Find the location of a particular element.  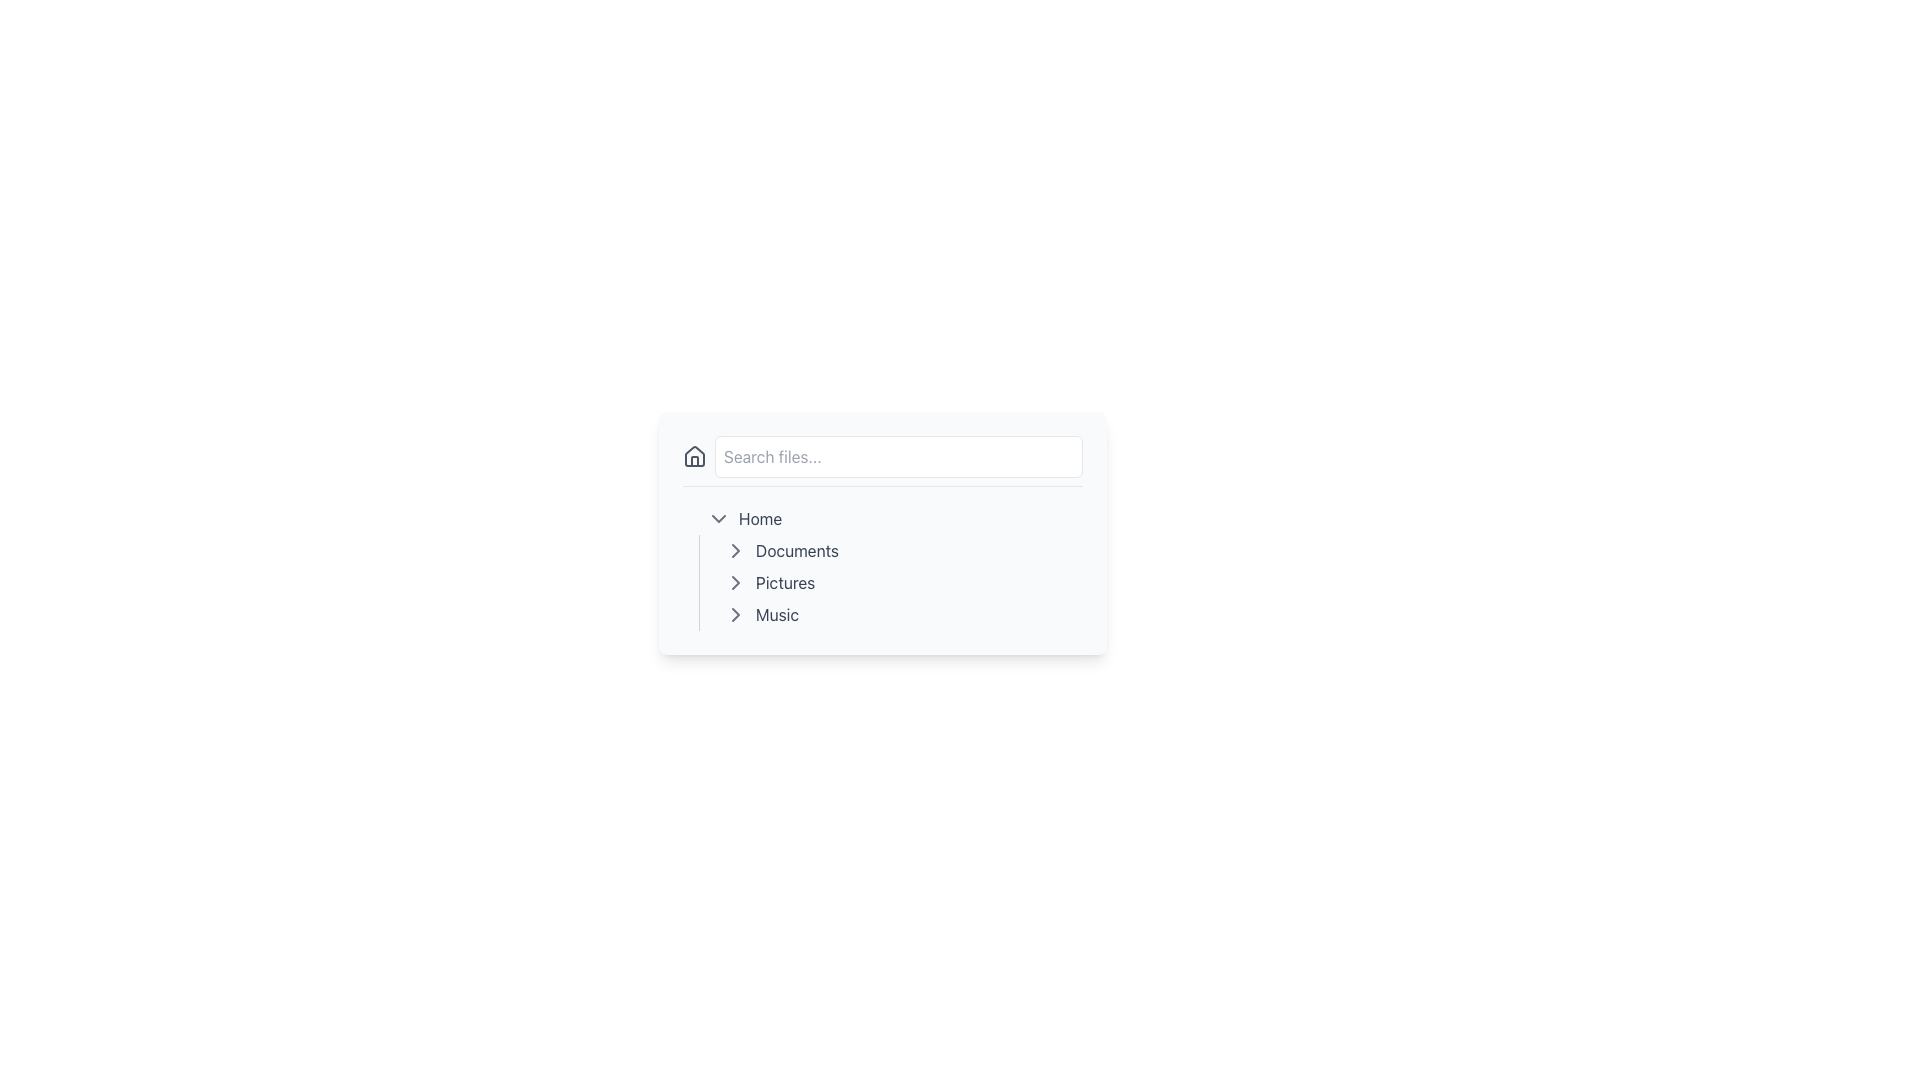

the downward-facing chevron icon button next to the 'Home' text is located at coordinates (719, 518).